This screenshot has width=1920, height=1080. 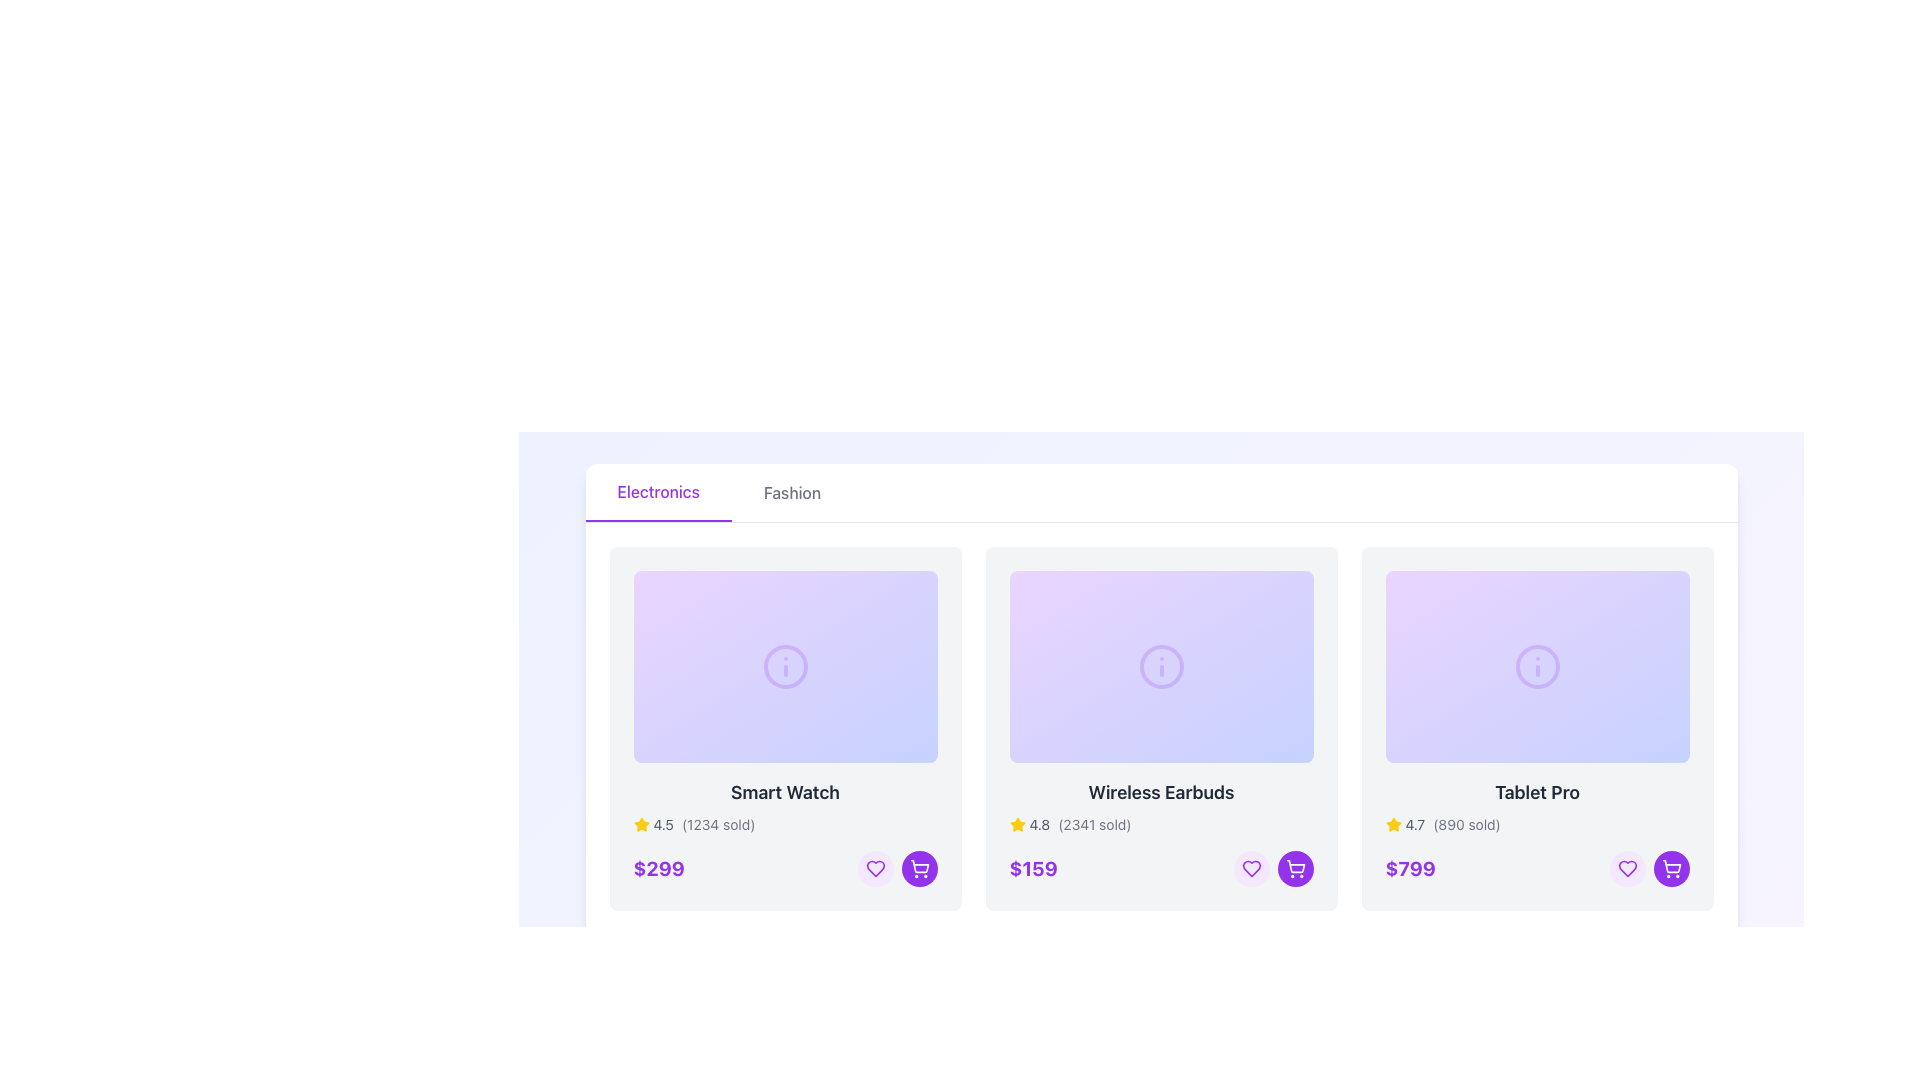 What do you see at coordinates (659, 867) in the screenshot?
I see `the price label displaying '$299' in bold, extra-large purple text located in the 'Smart Watch' product card` at bounding box center [659, 867].